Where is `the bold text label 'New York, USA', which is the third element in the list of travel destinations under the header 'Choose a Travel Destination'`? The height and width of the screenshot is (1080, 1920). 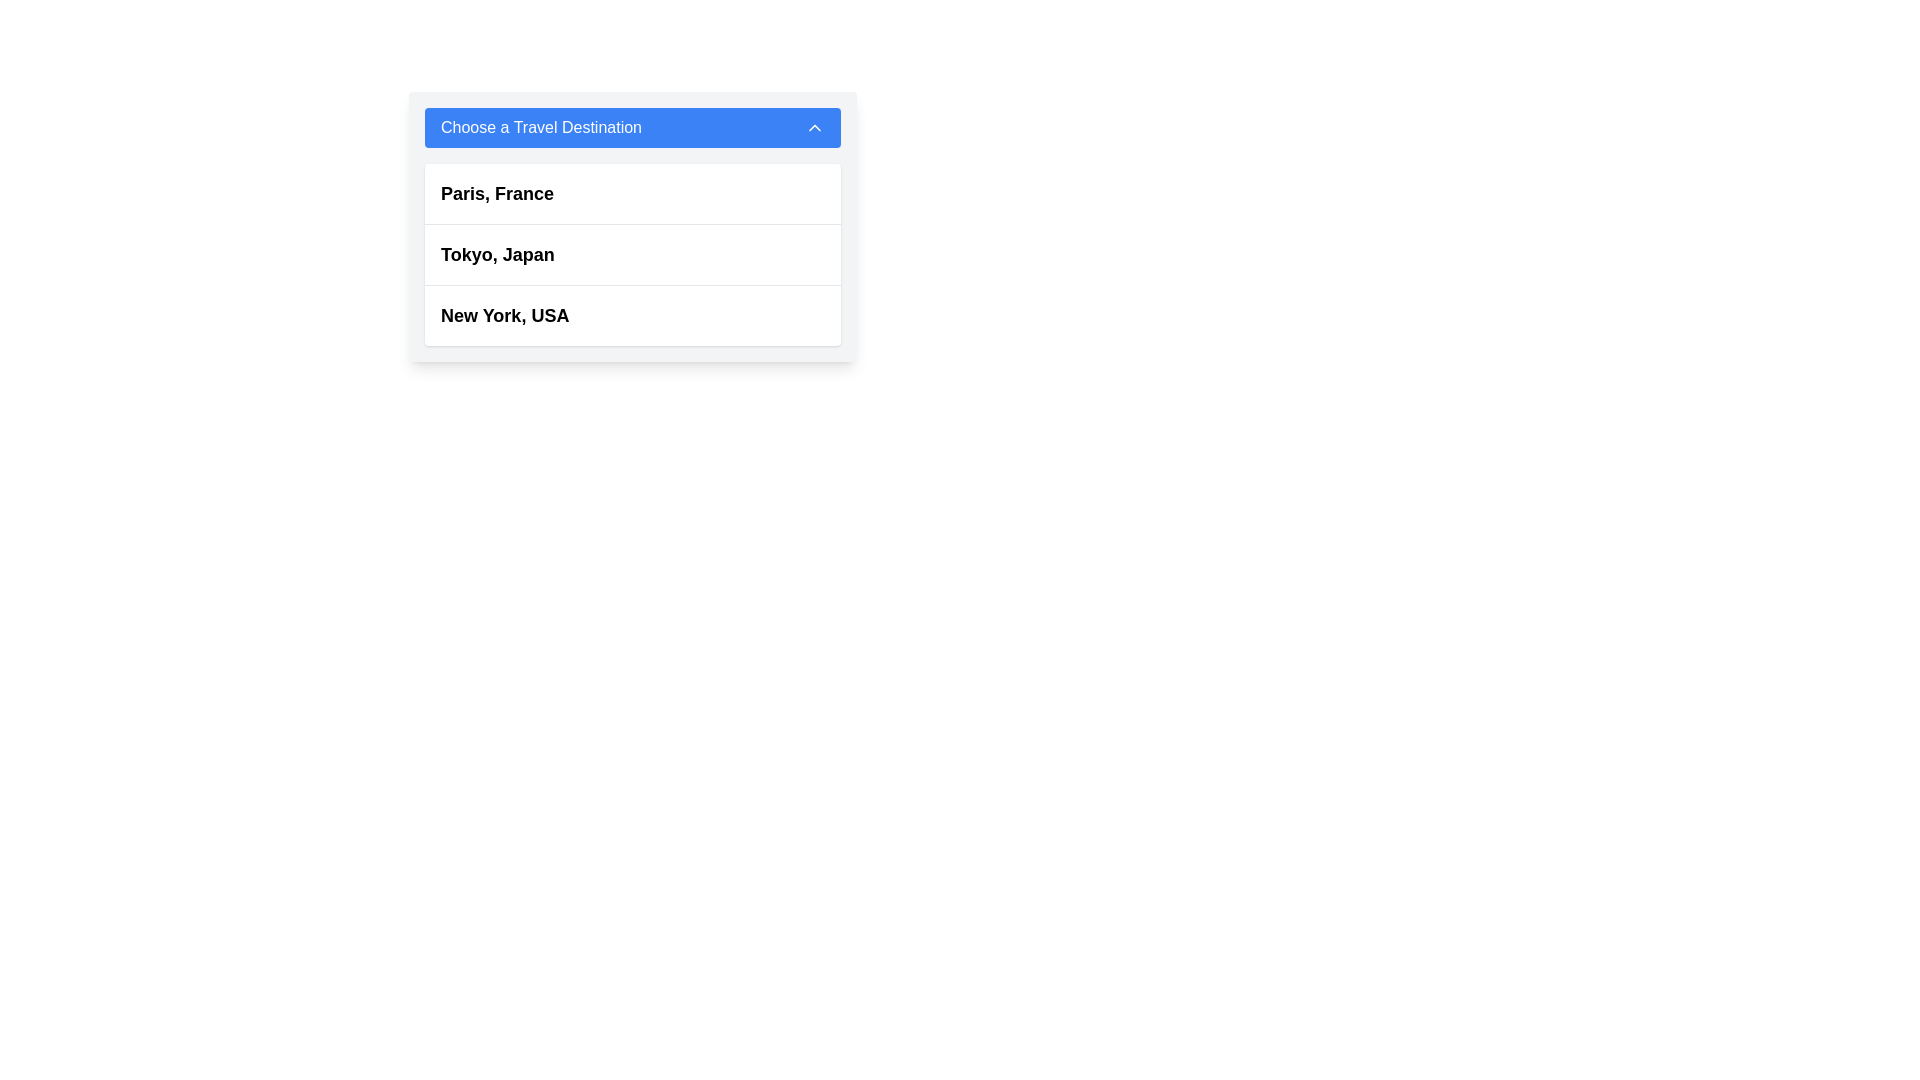 the bold text label 'New York, USA', which is the third element in the list of travel destinations under the header 'Choose a Travel Destination' is located at coordinates (505, 315).